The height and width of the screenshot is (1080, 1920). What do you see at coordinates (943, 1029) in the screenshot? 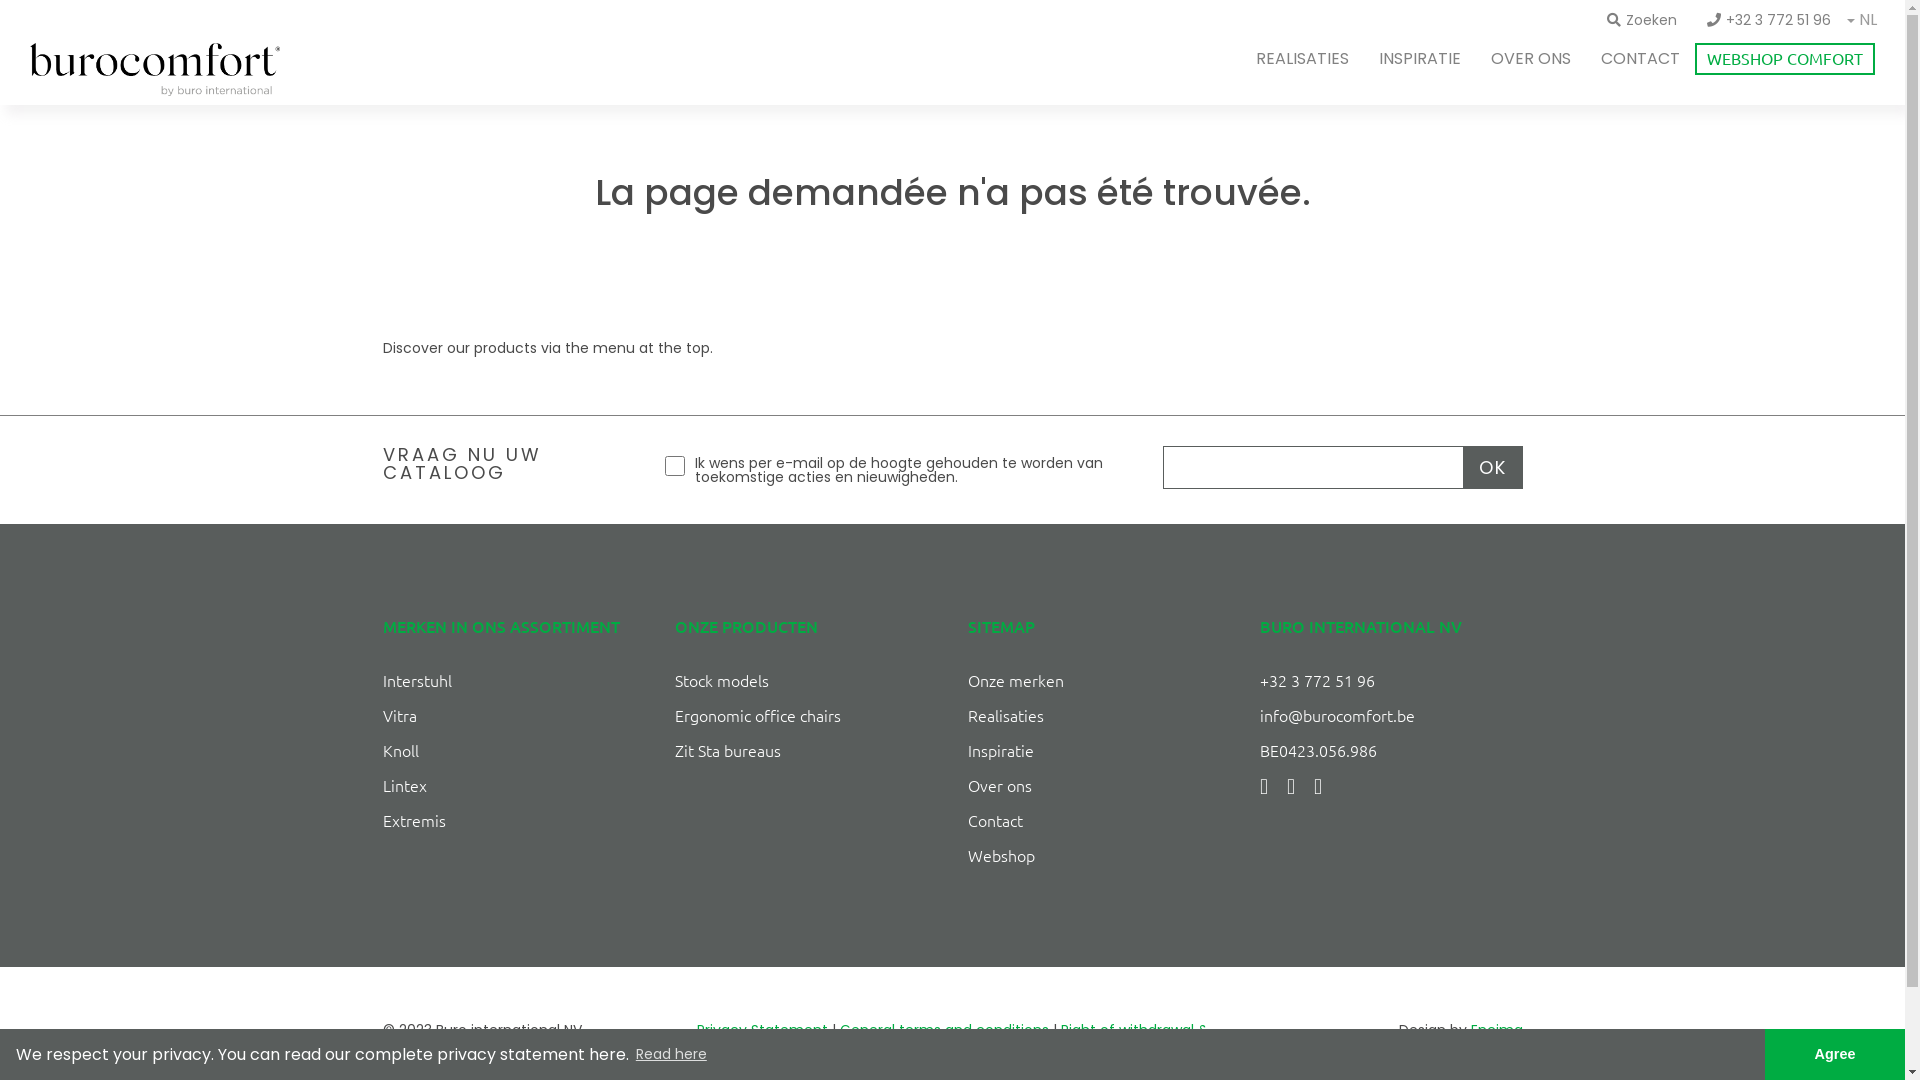
I see `'General terms and conditions'` at bounding box center [943, 1029].